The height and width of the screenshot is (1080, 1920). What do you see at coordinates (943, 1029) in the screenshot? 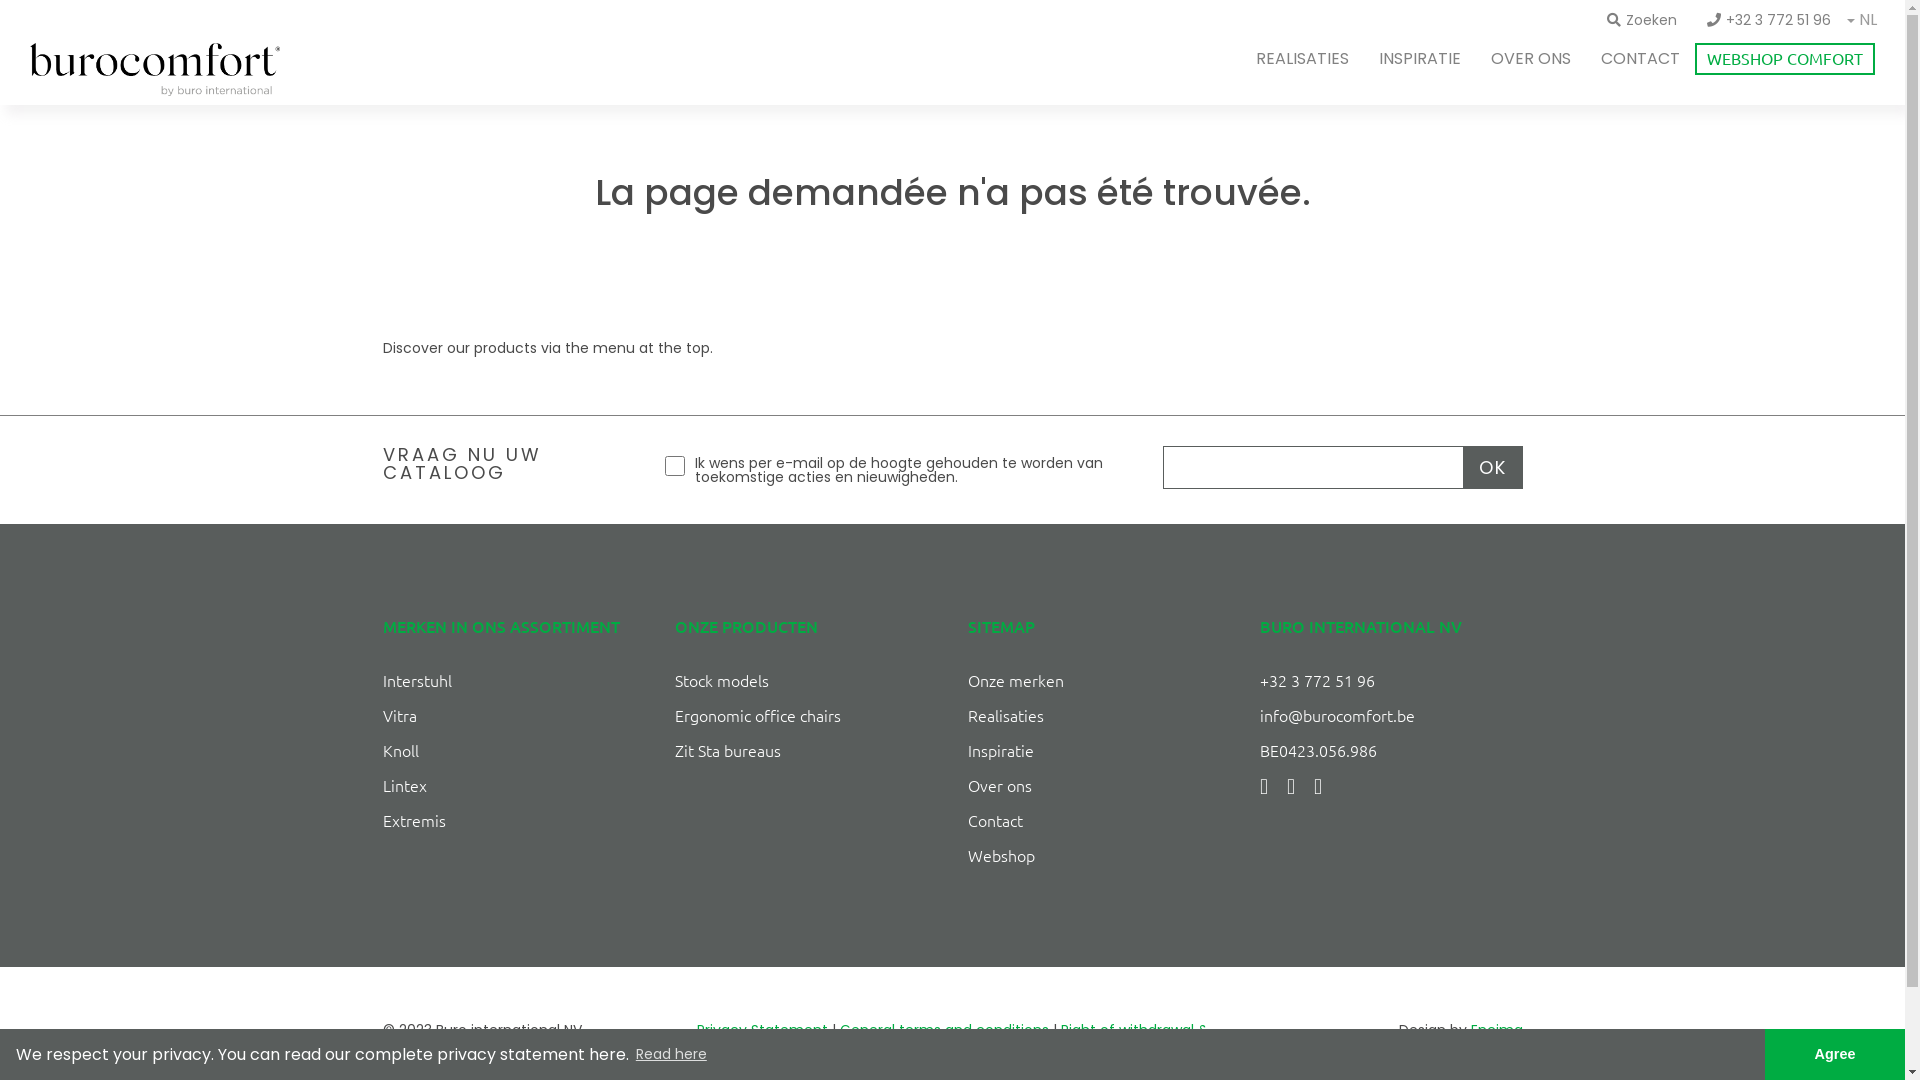
I see `'General terms and conditions'` at bounding box center [943, 1029].